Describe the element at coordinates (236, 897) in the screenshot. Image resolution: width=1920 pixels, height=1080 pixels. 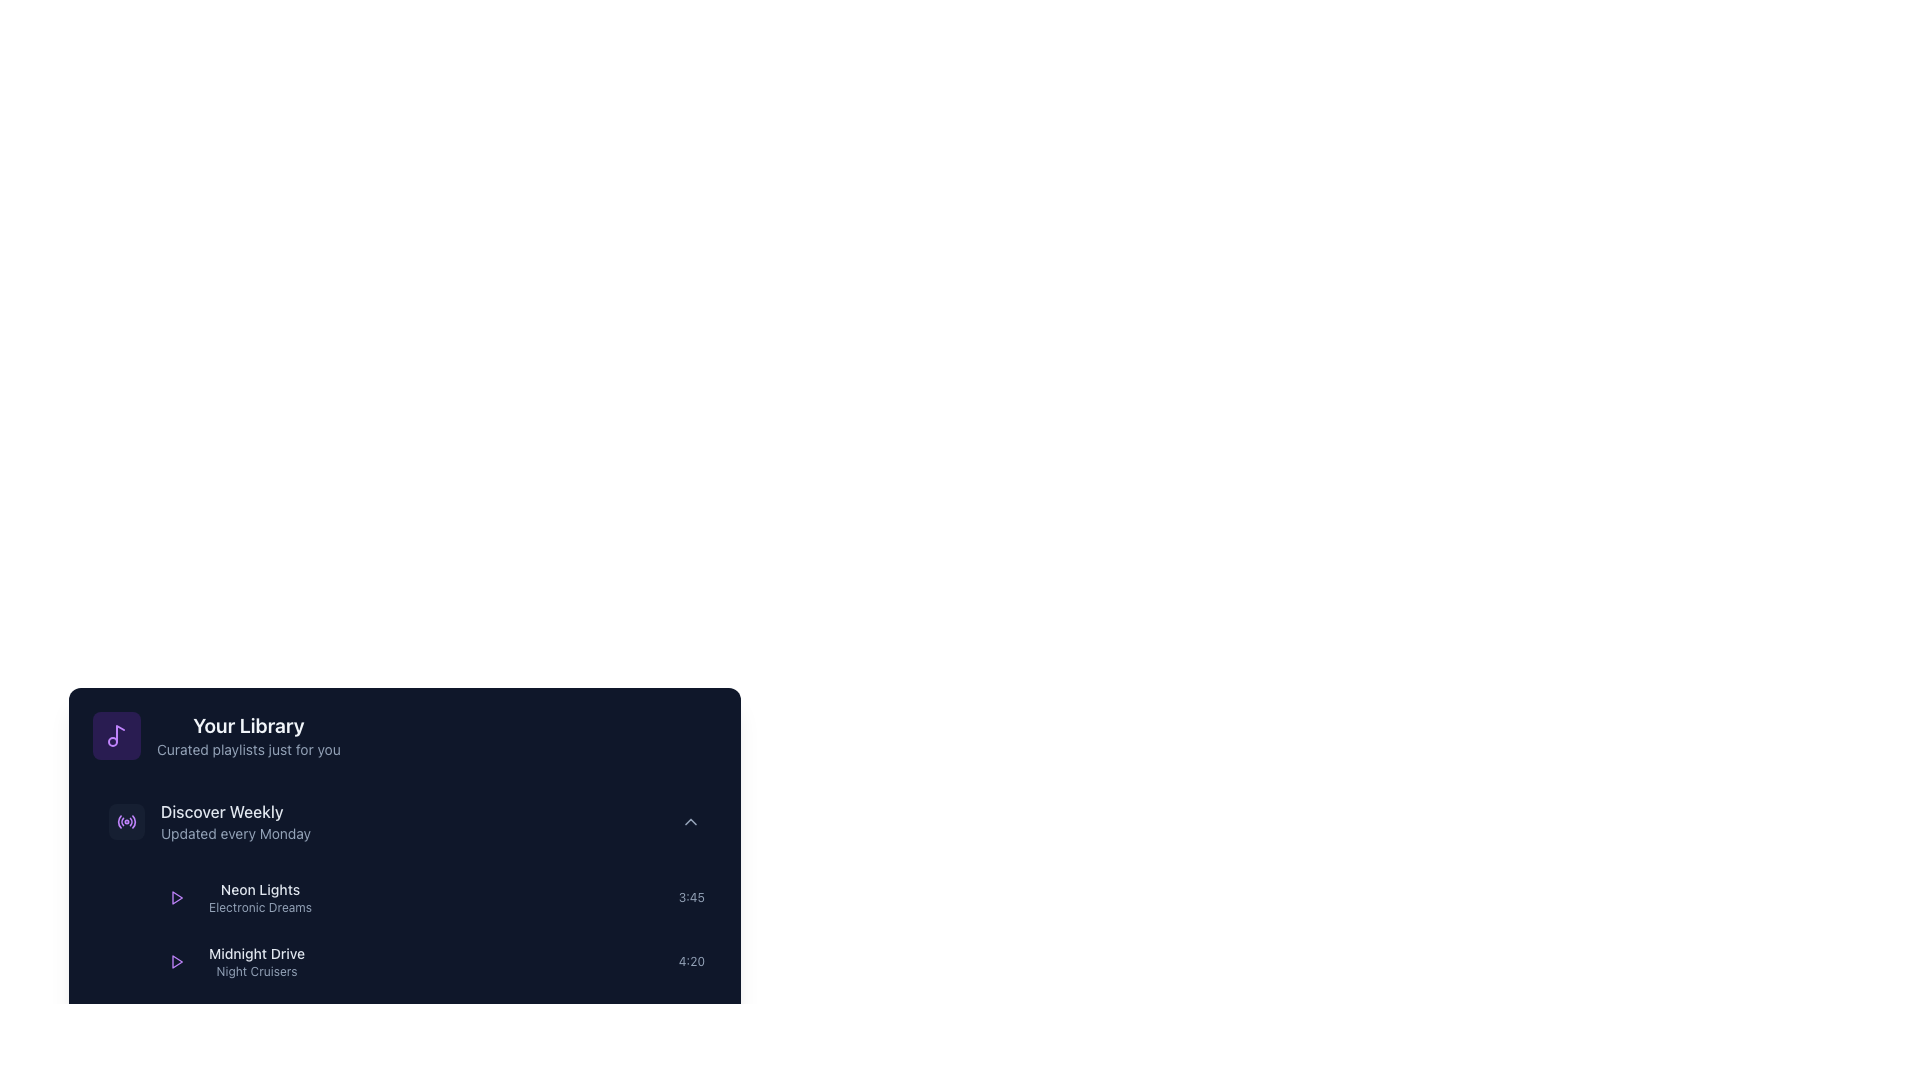
I see `the text displaying the title and subtitle of the first song` at that location.